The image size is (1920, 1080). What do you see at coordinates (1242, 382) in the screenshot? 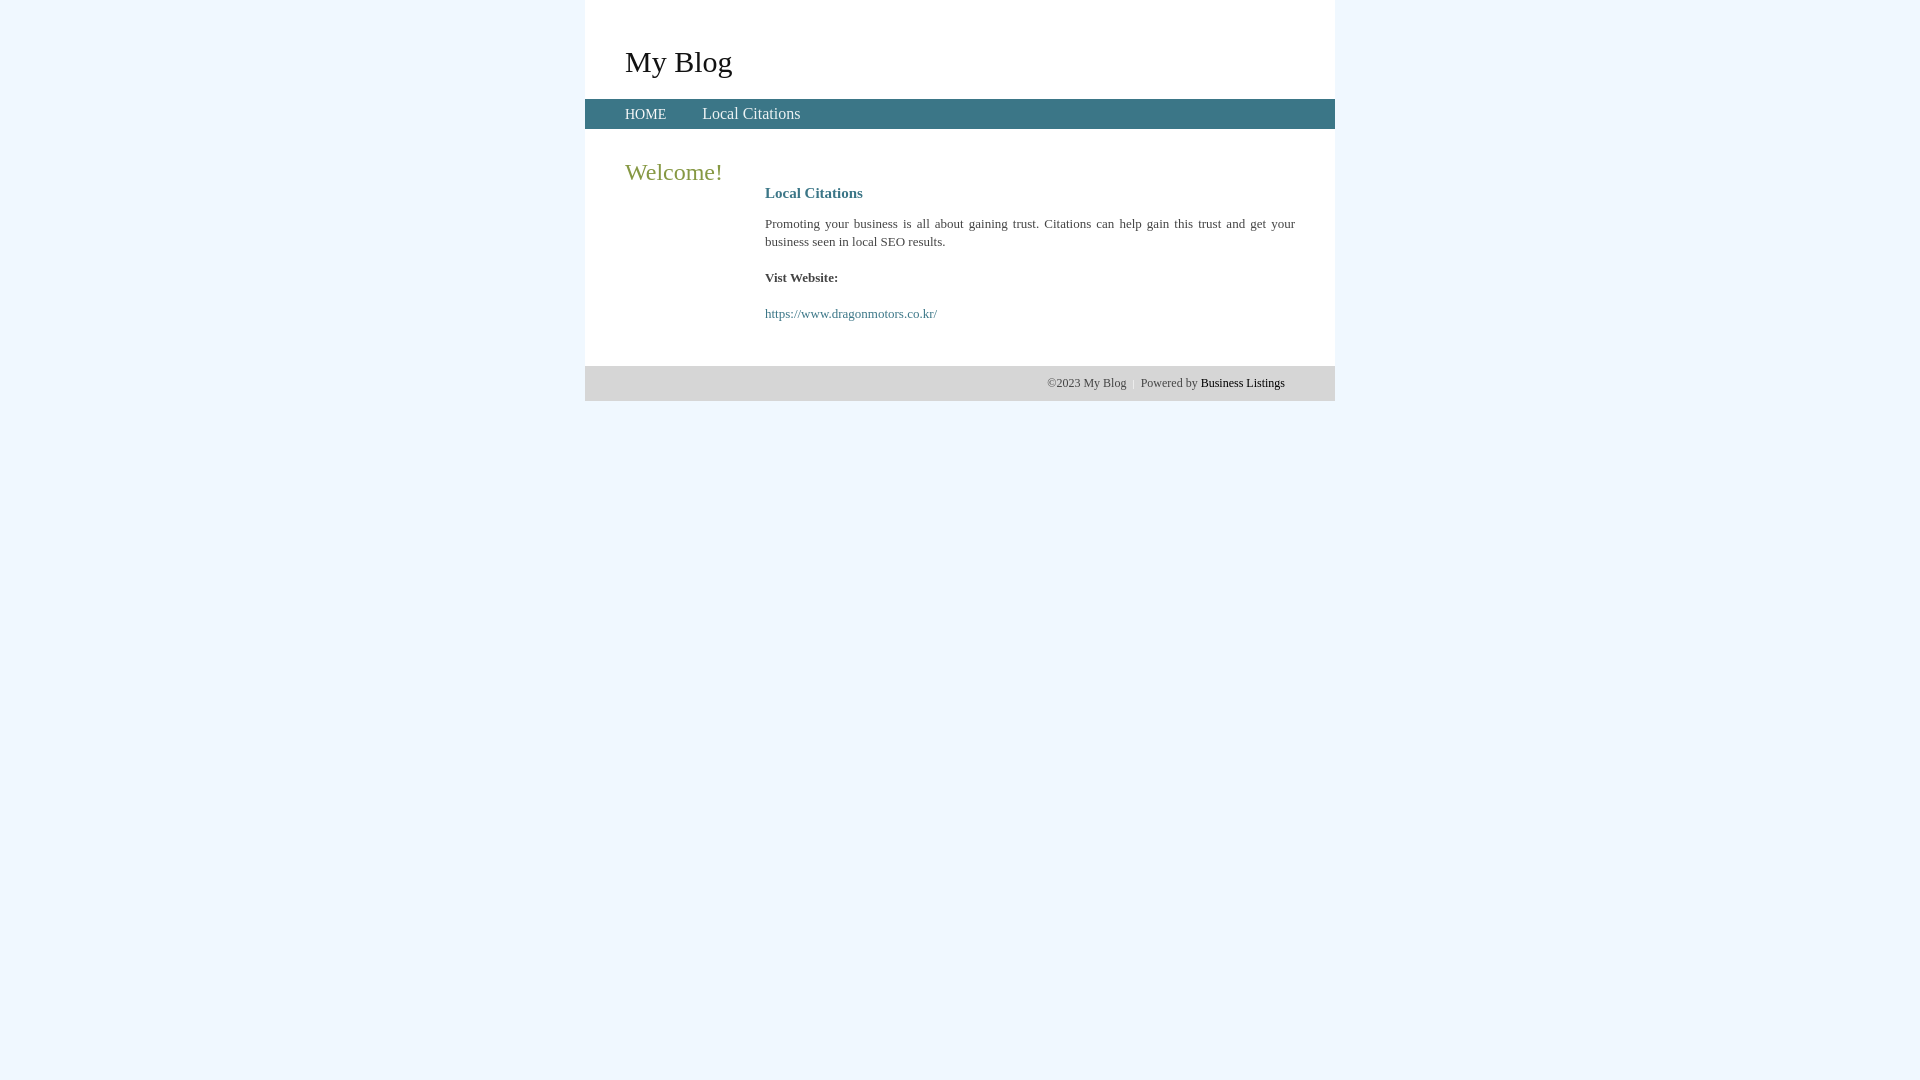
I see `'Business Listings'` at bounding box center [1242, 382].